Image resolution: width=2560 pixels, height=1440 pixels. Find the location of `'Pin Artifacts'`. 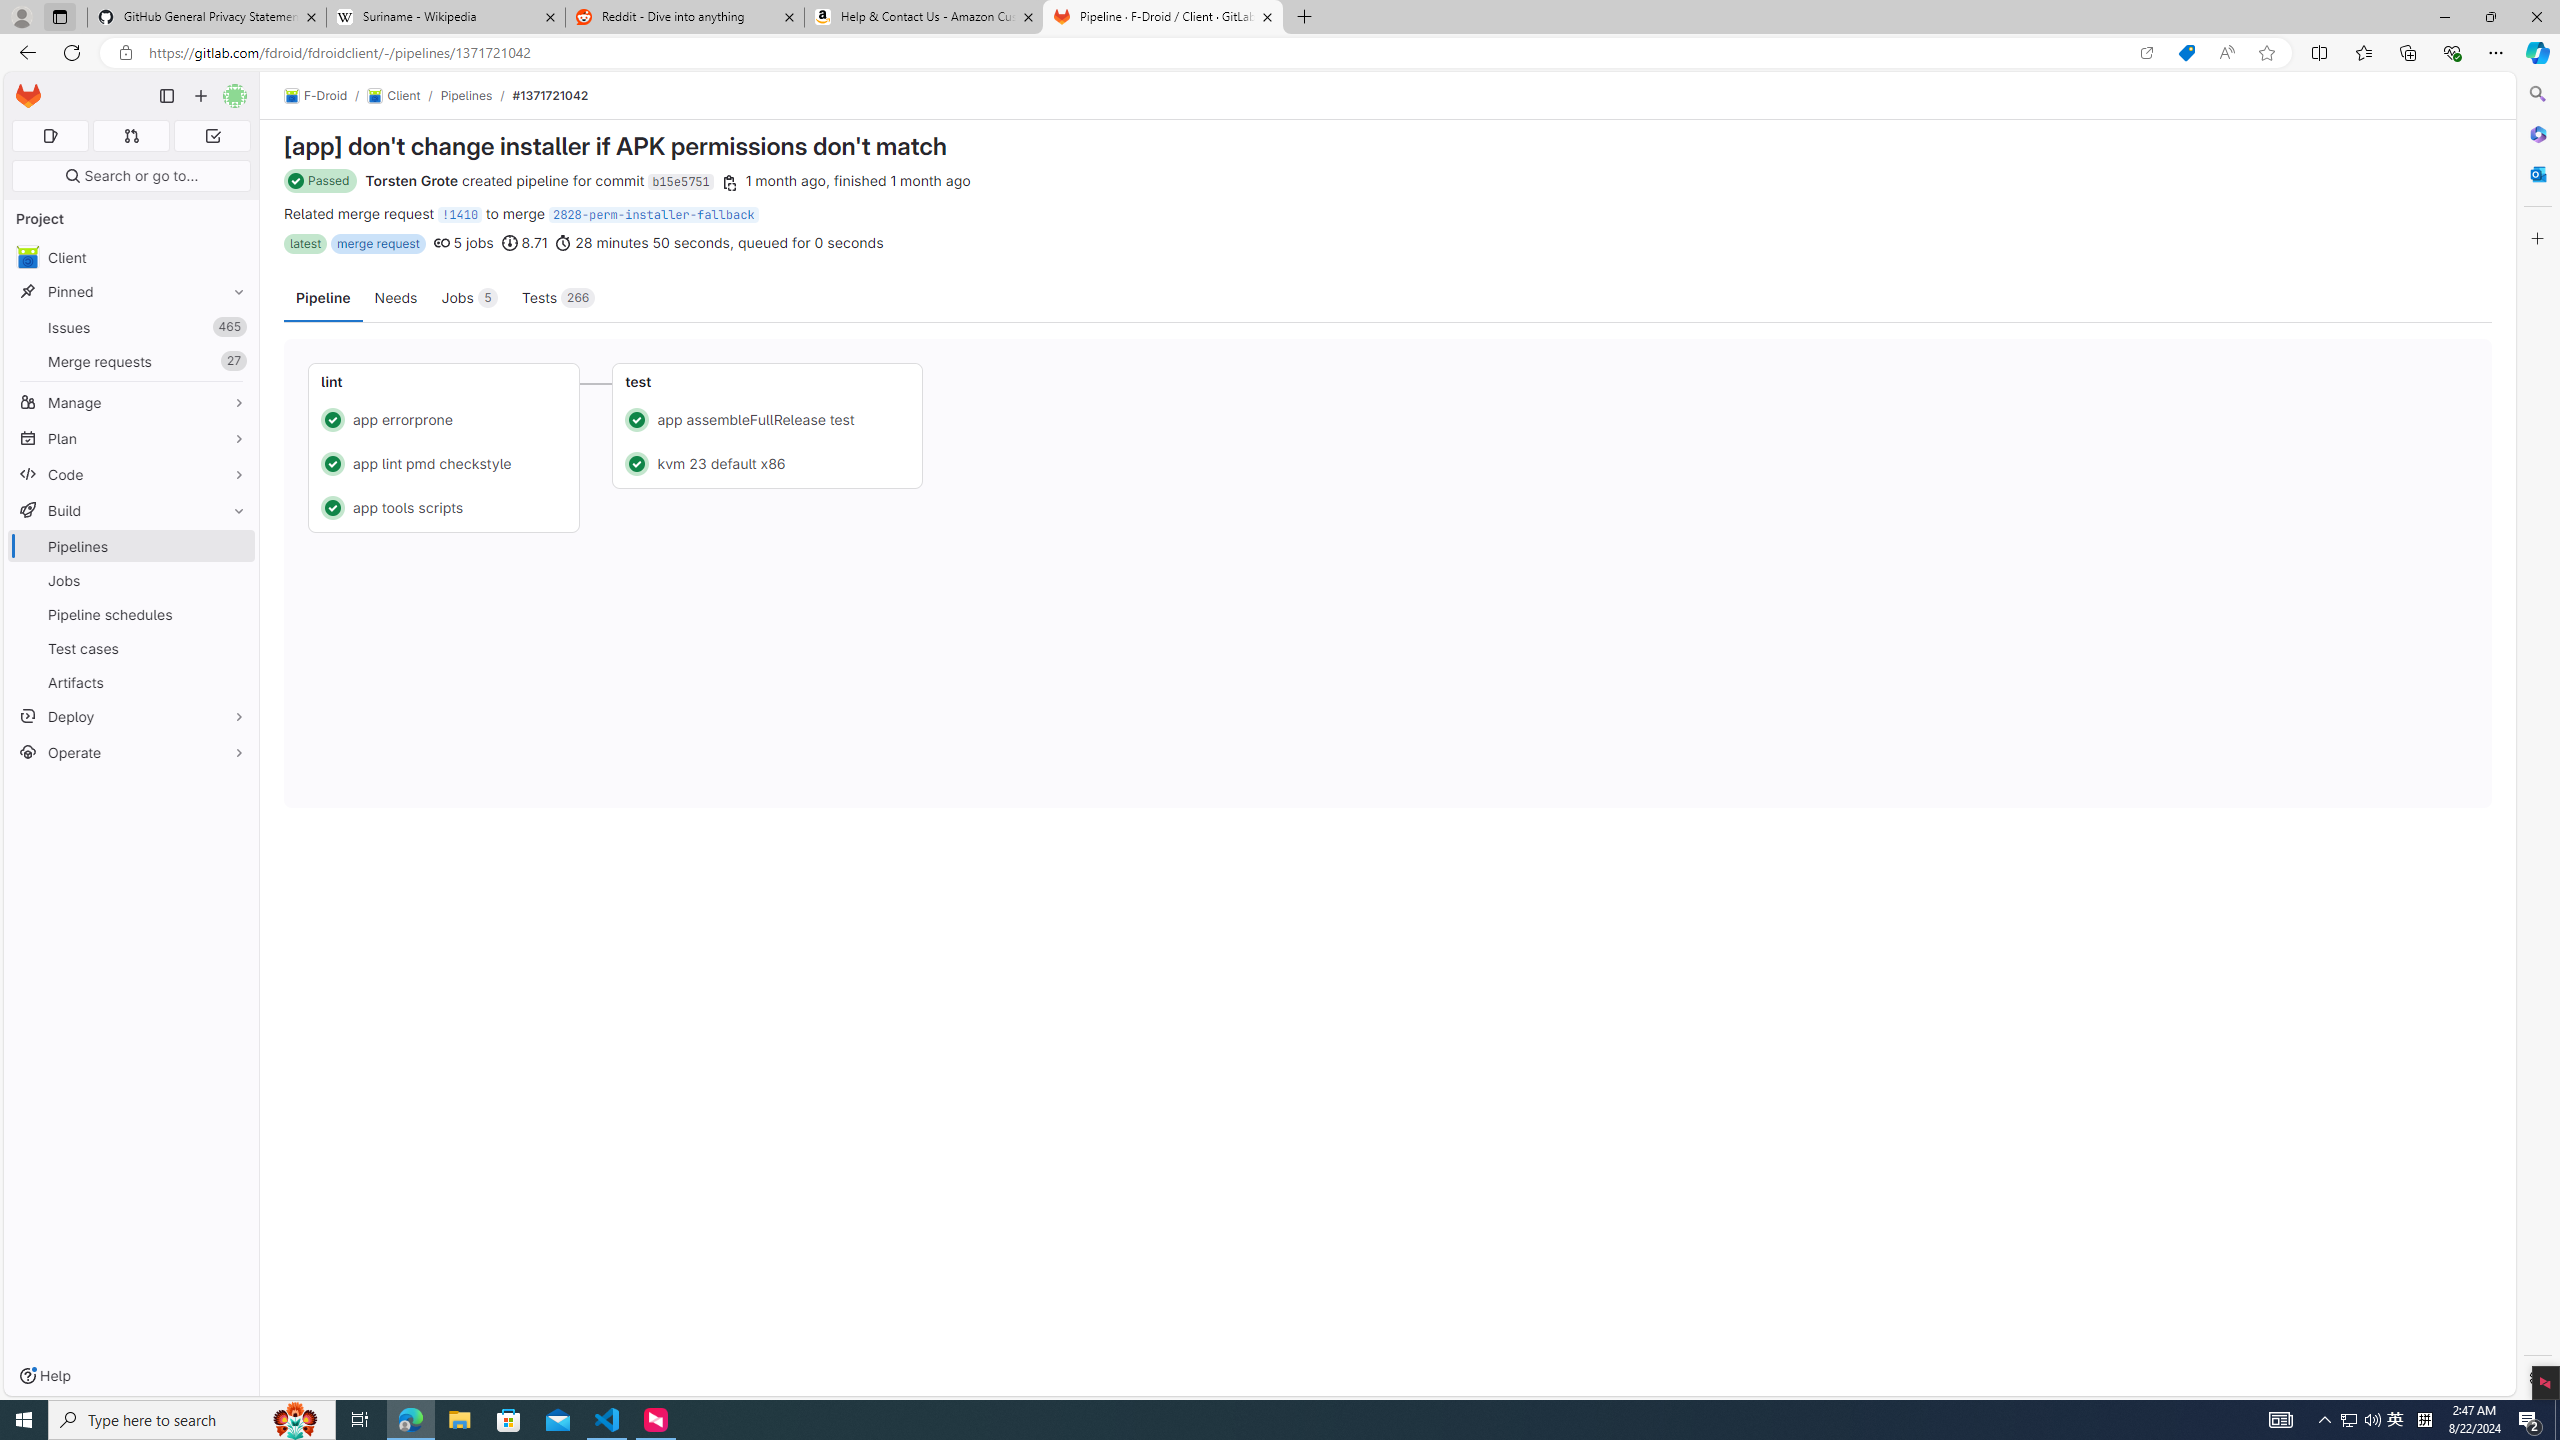

'Pin Artifacts' is located at coordinates (233, 681).